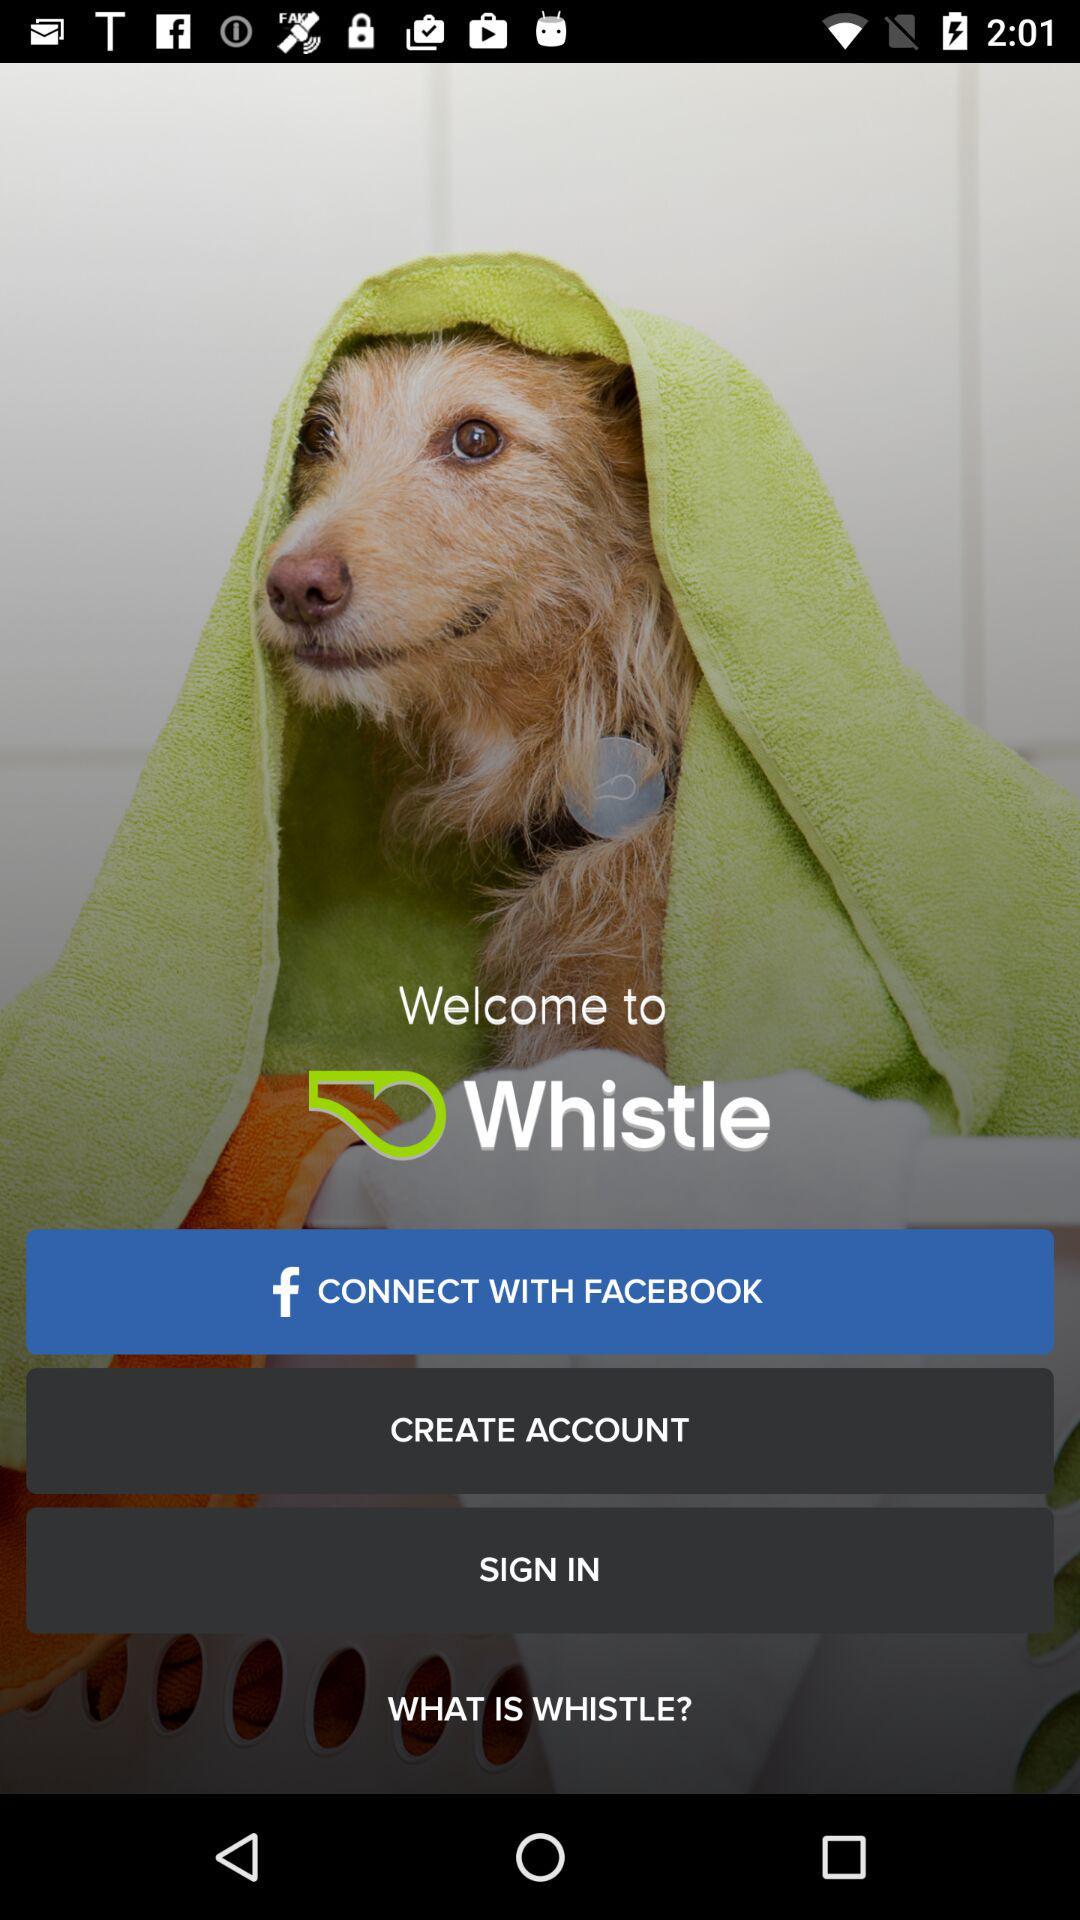 The image size is (1080, 1920). What do you see at coordinates (540, 1569) in the screenshot?
I see `the item below the create account` at bounding box center [540, 1569].